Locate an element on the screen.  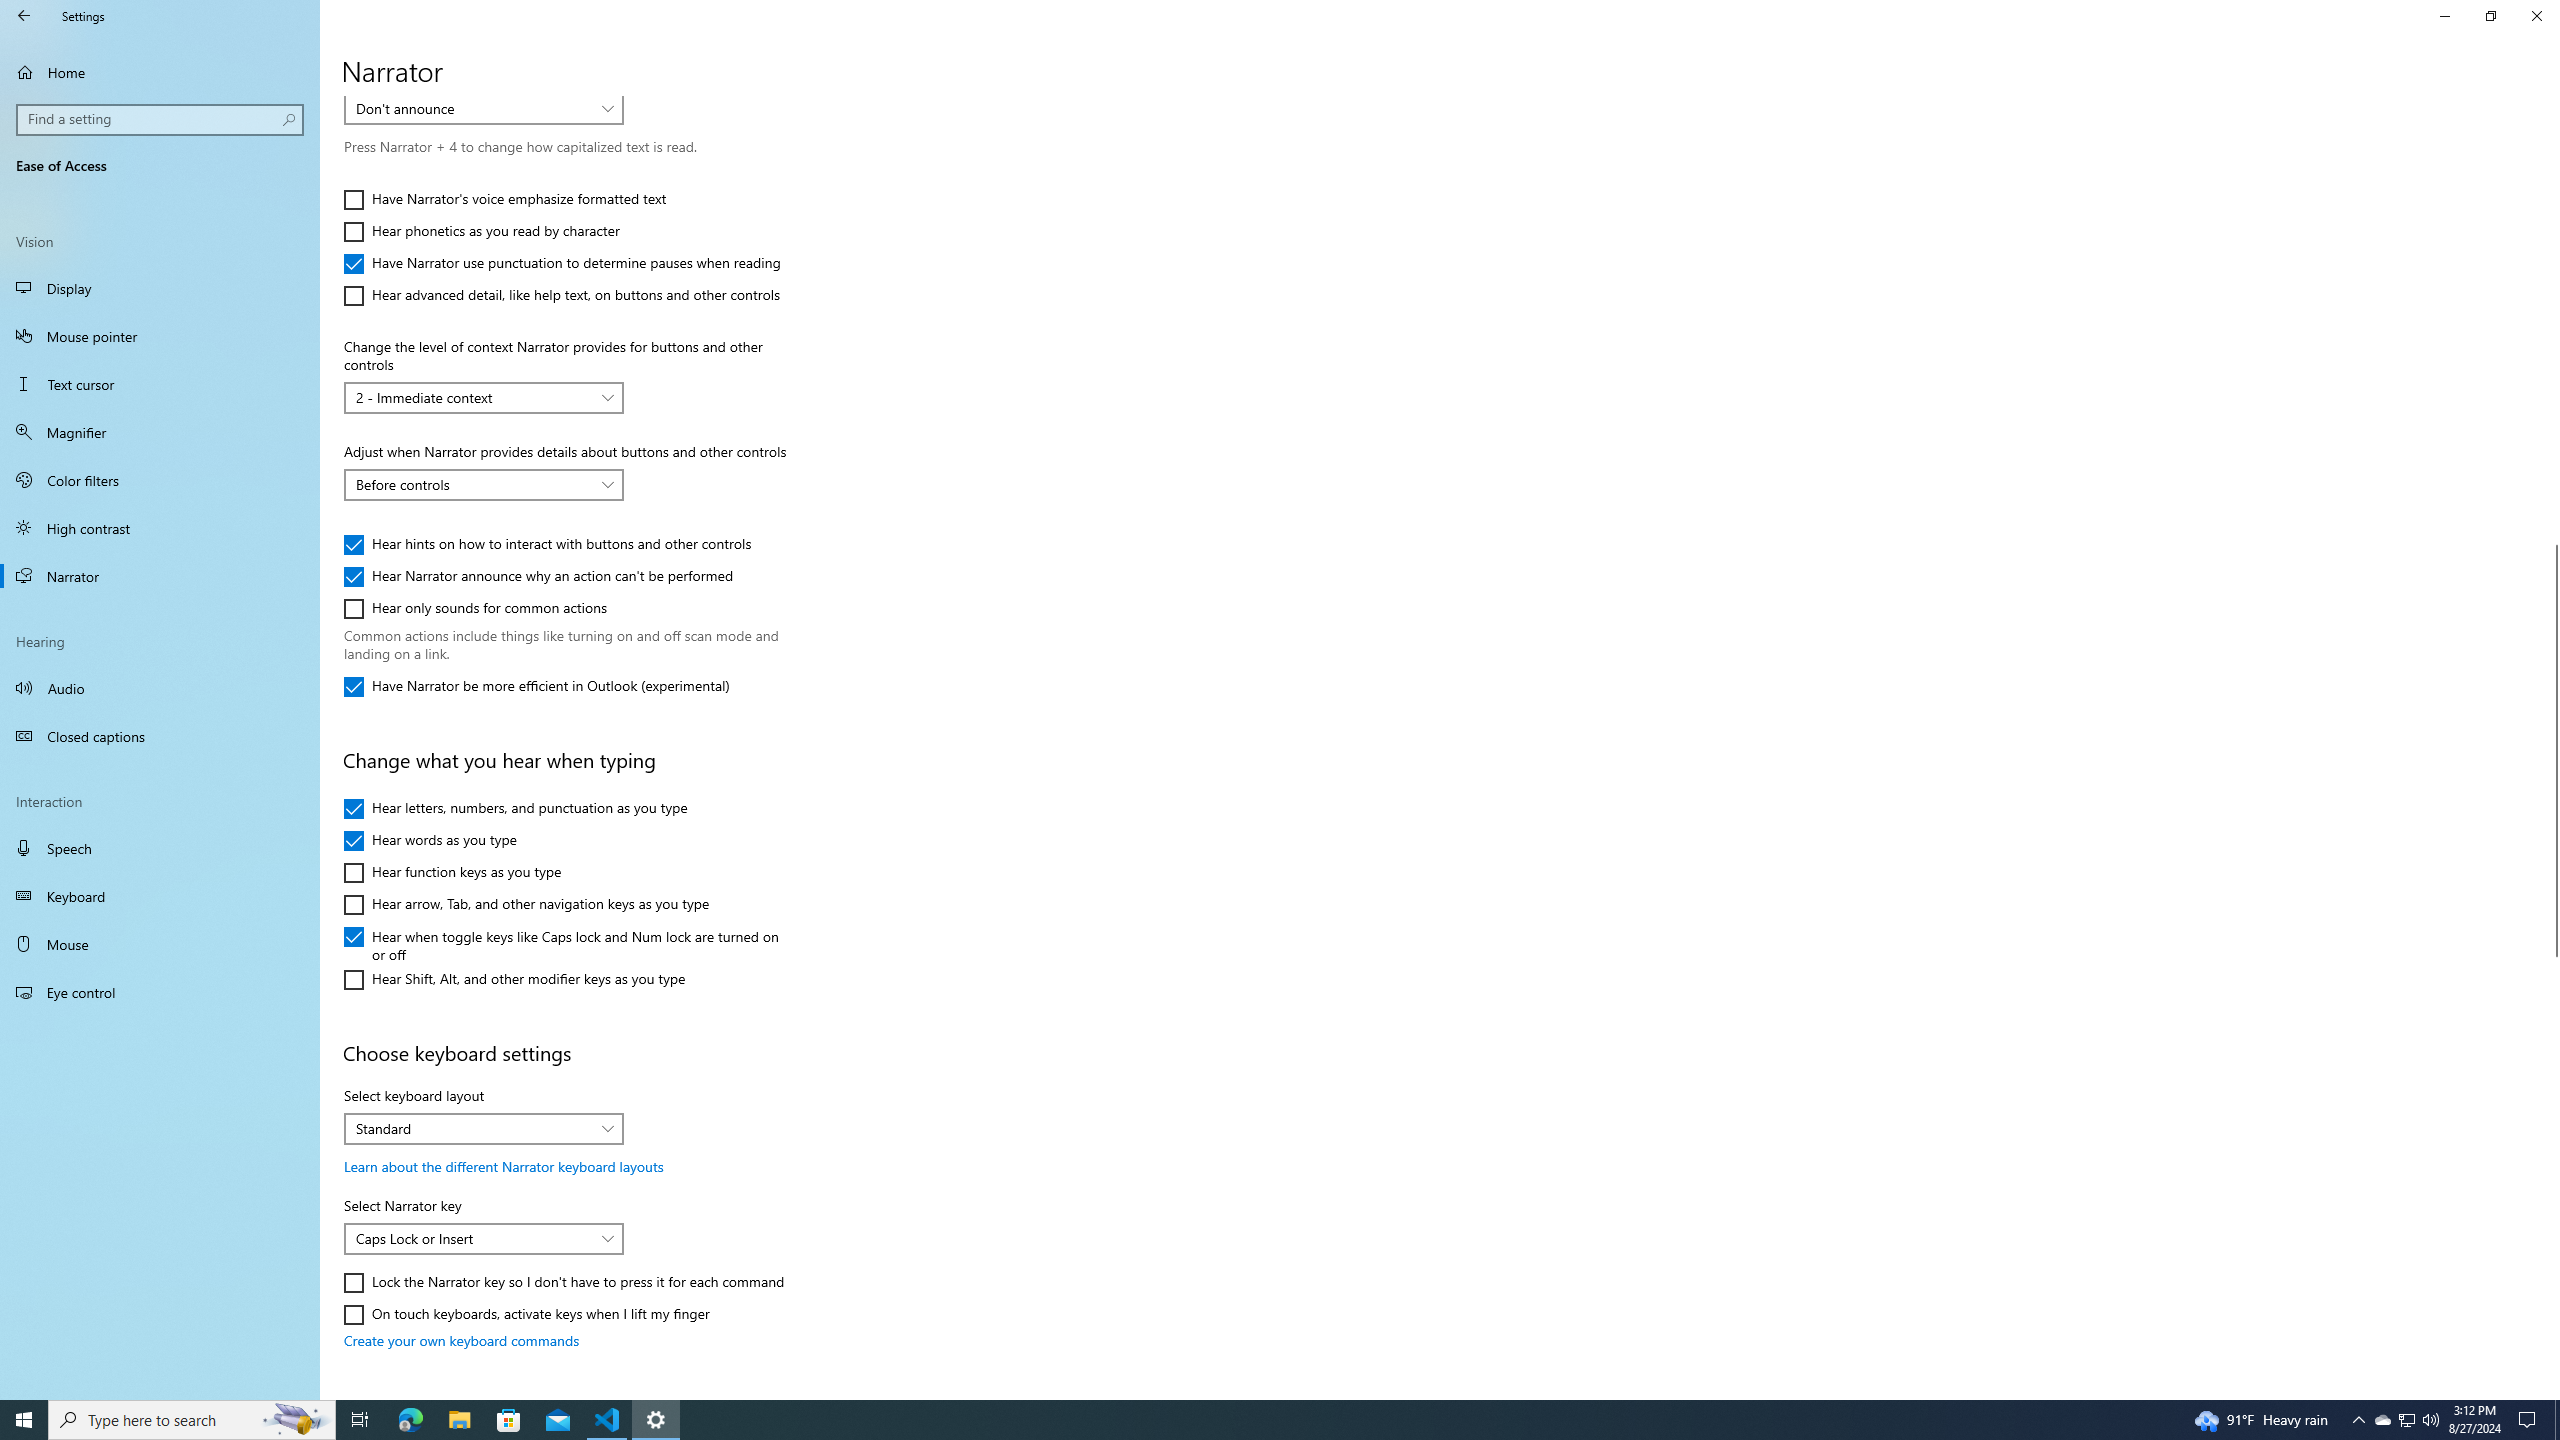
'Vertical' is located at coordinates (2551, 747).